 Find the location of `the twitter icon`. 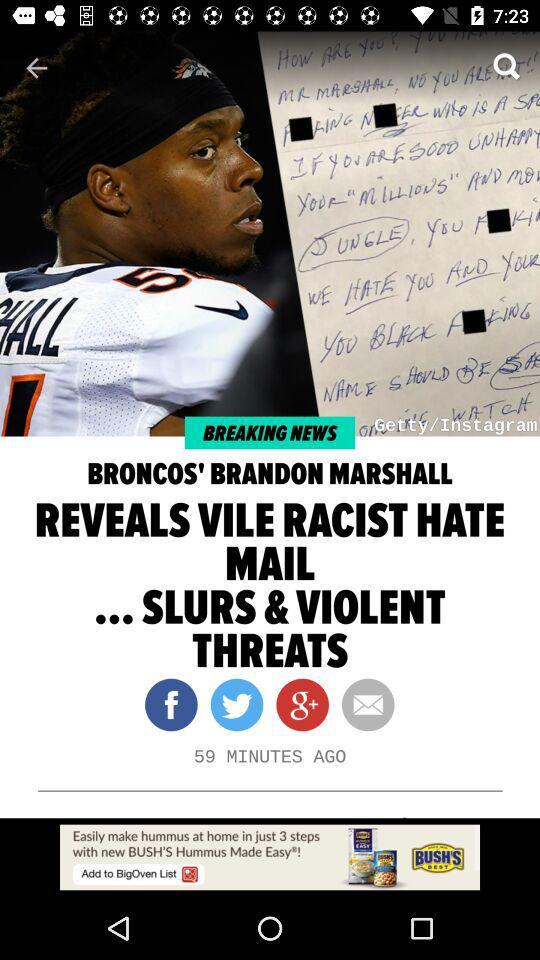

the twitter icon is located at coordinates (229, 705).